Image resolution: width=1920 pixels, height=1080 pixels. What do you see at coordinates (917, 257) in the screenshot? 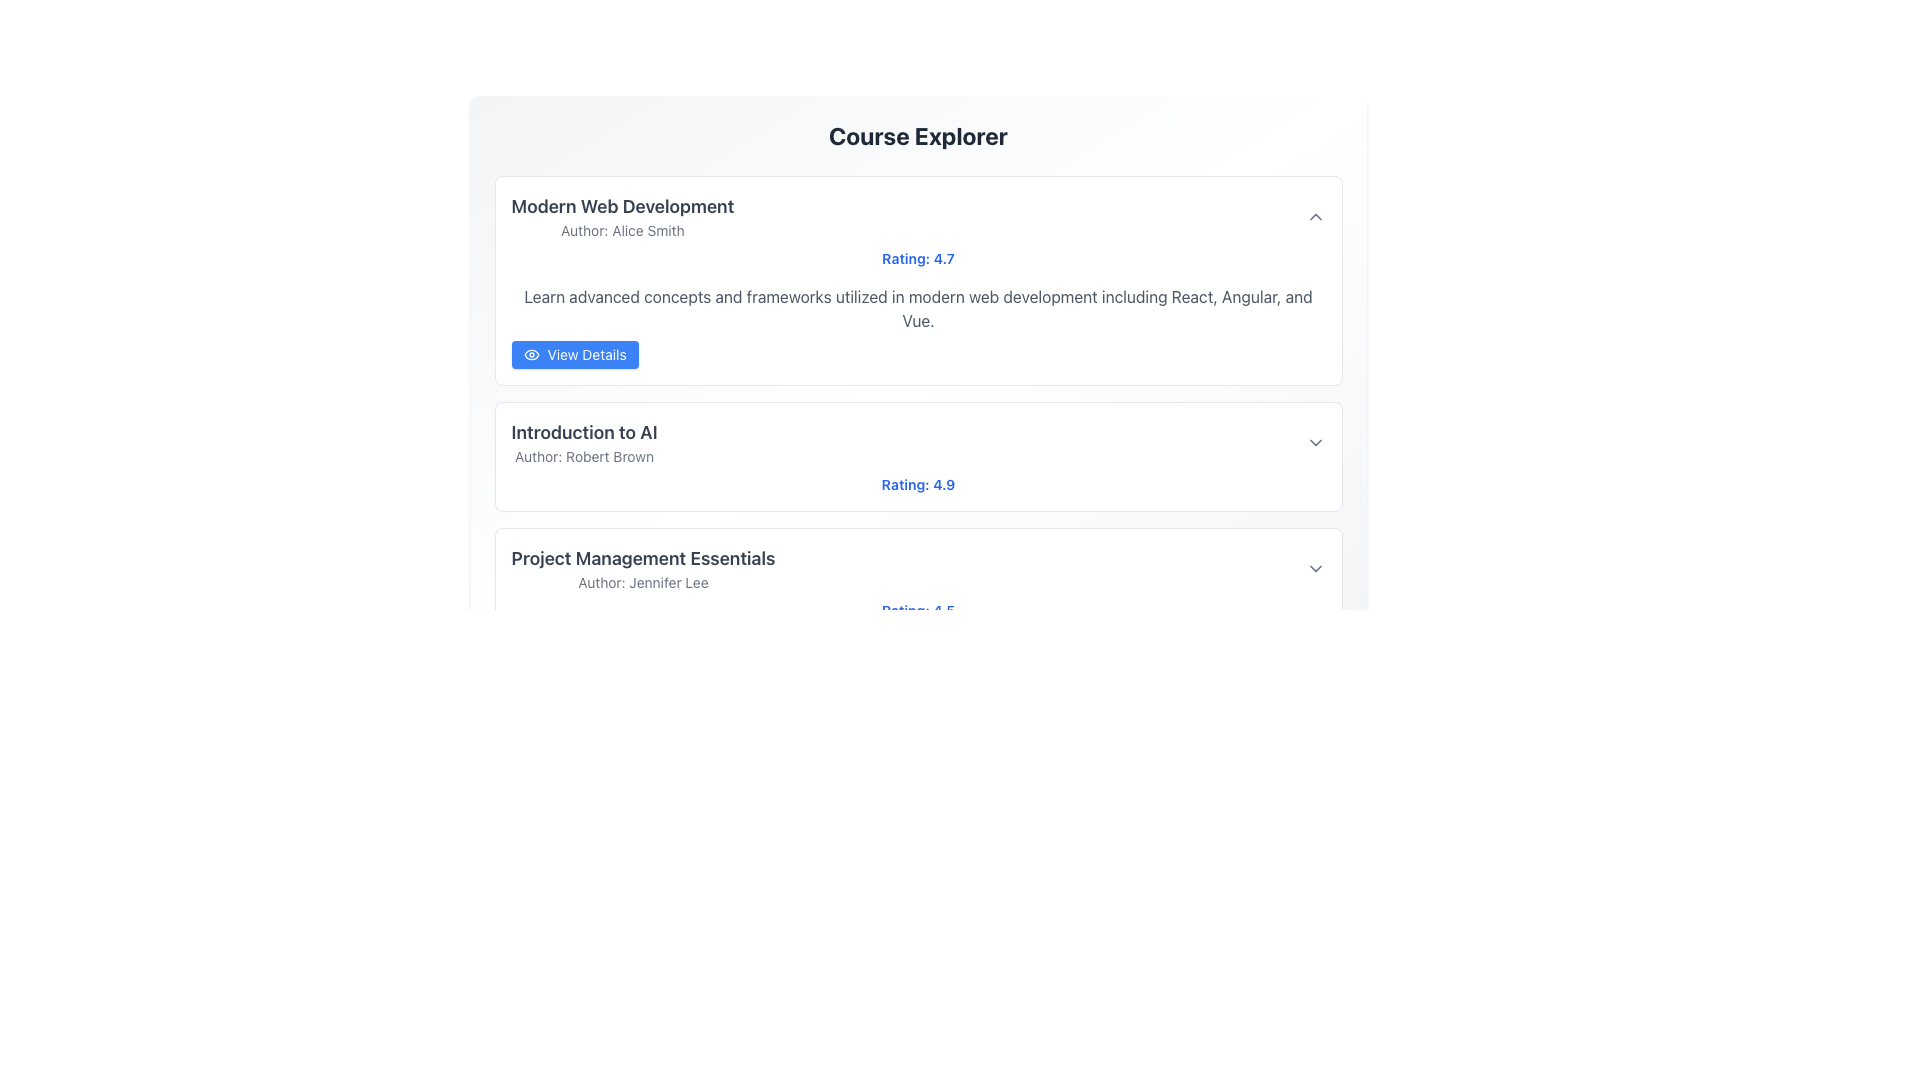
I see `the text label element displaying 'Rating: 4.7', which is styled in blue and bold, located just below the title 'Modern Web Development'` at bounding box center [917, 257].